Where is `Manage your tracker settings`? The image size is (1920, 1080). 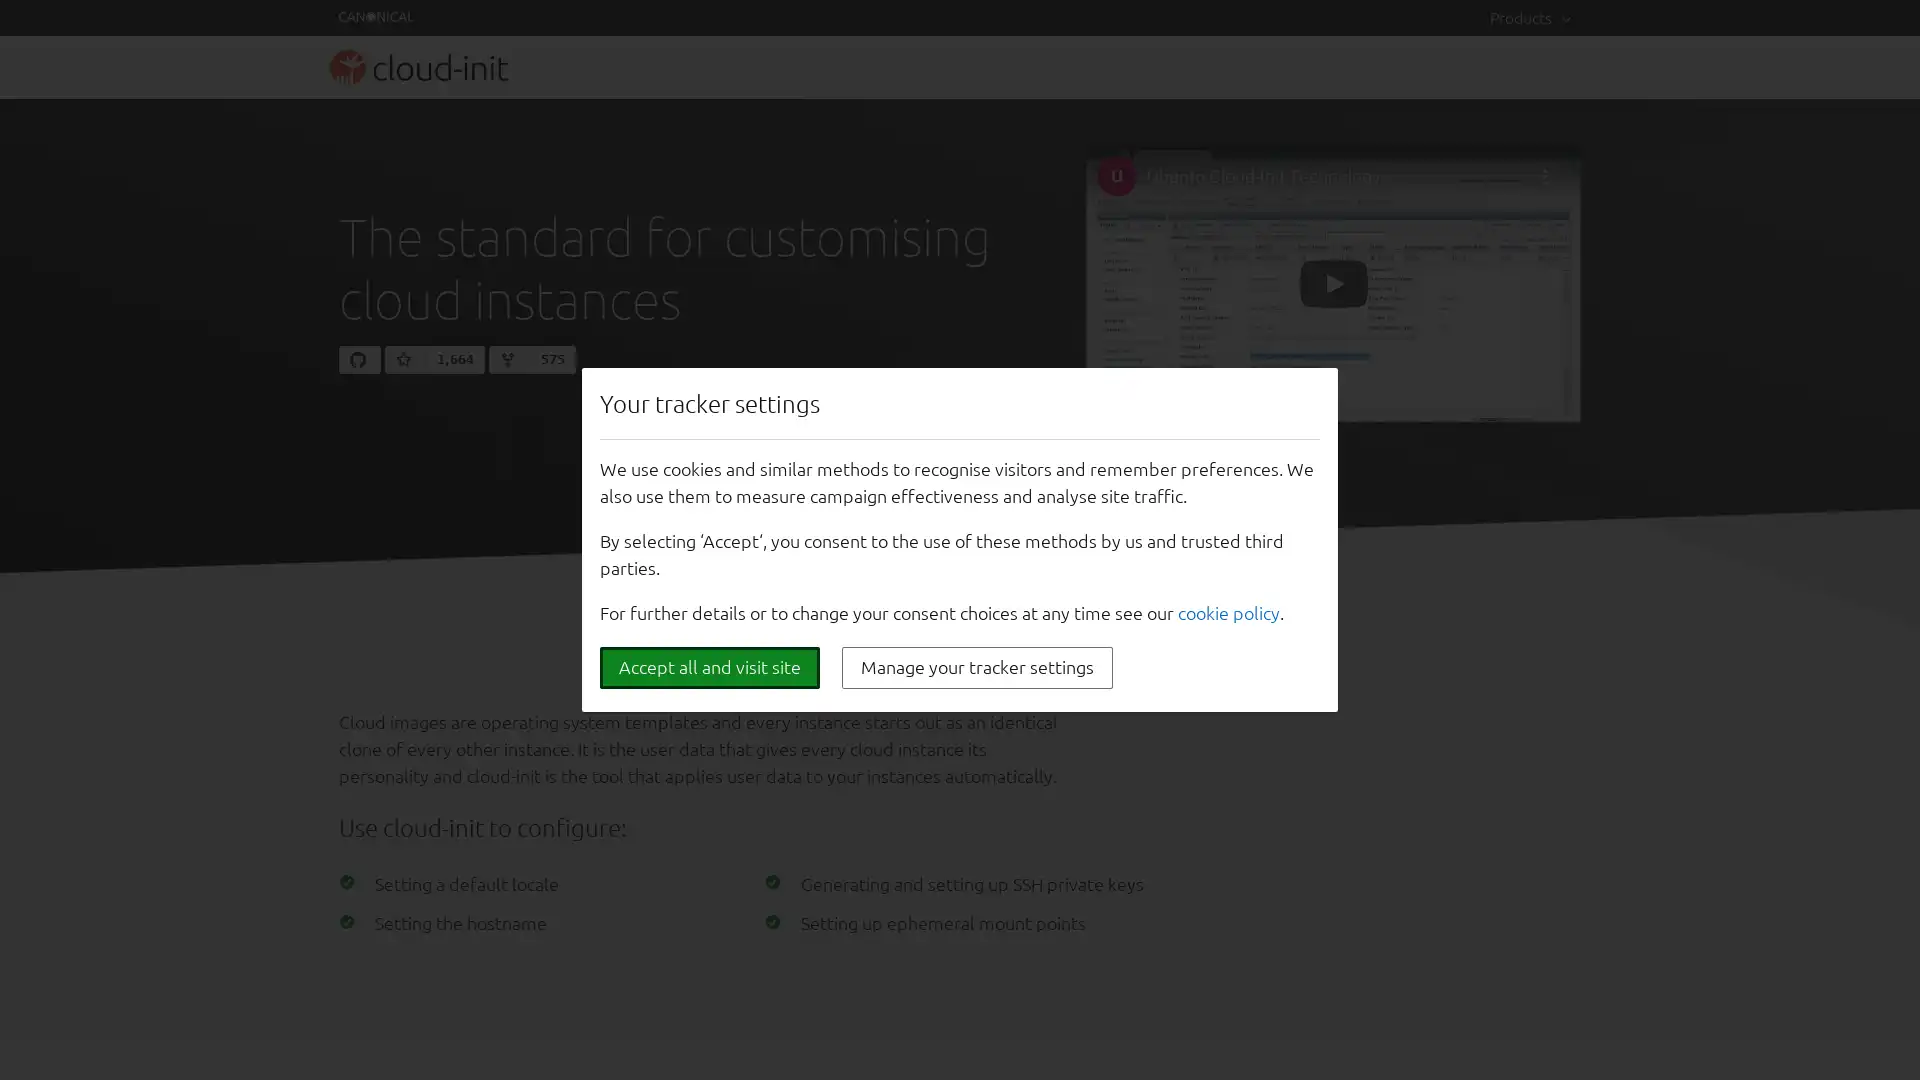
Manage your tracker settings is located at coordinates (977, 667).